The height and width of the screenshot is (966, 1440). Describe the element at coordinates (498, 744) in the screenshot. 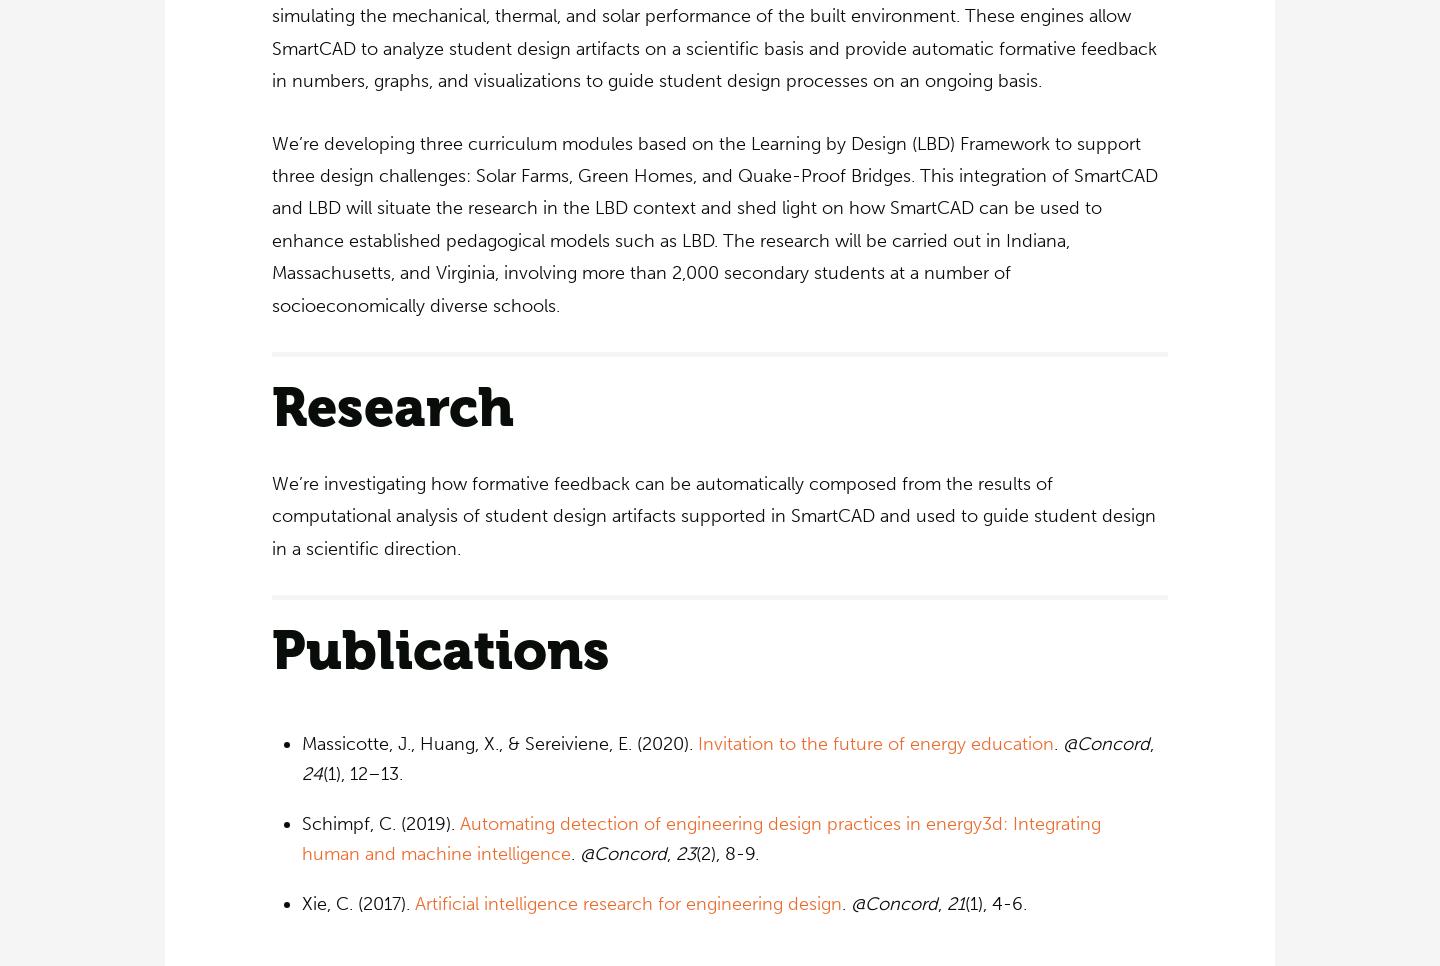

I see `'Massicotte, J., Huang, X.,  & Sereiviene, E. (2020).'` at that location.